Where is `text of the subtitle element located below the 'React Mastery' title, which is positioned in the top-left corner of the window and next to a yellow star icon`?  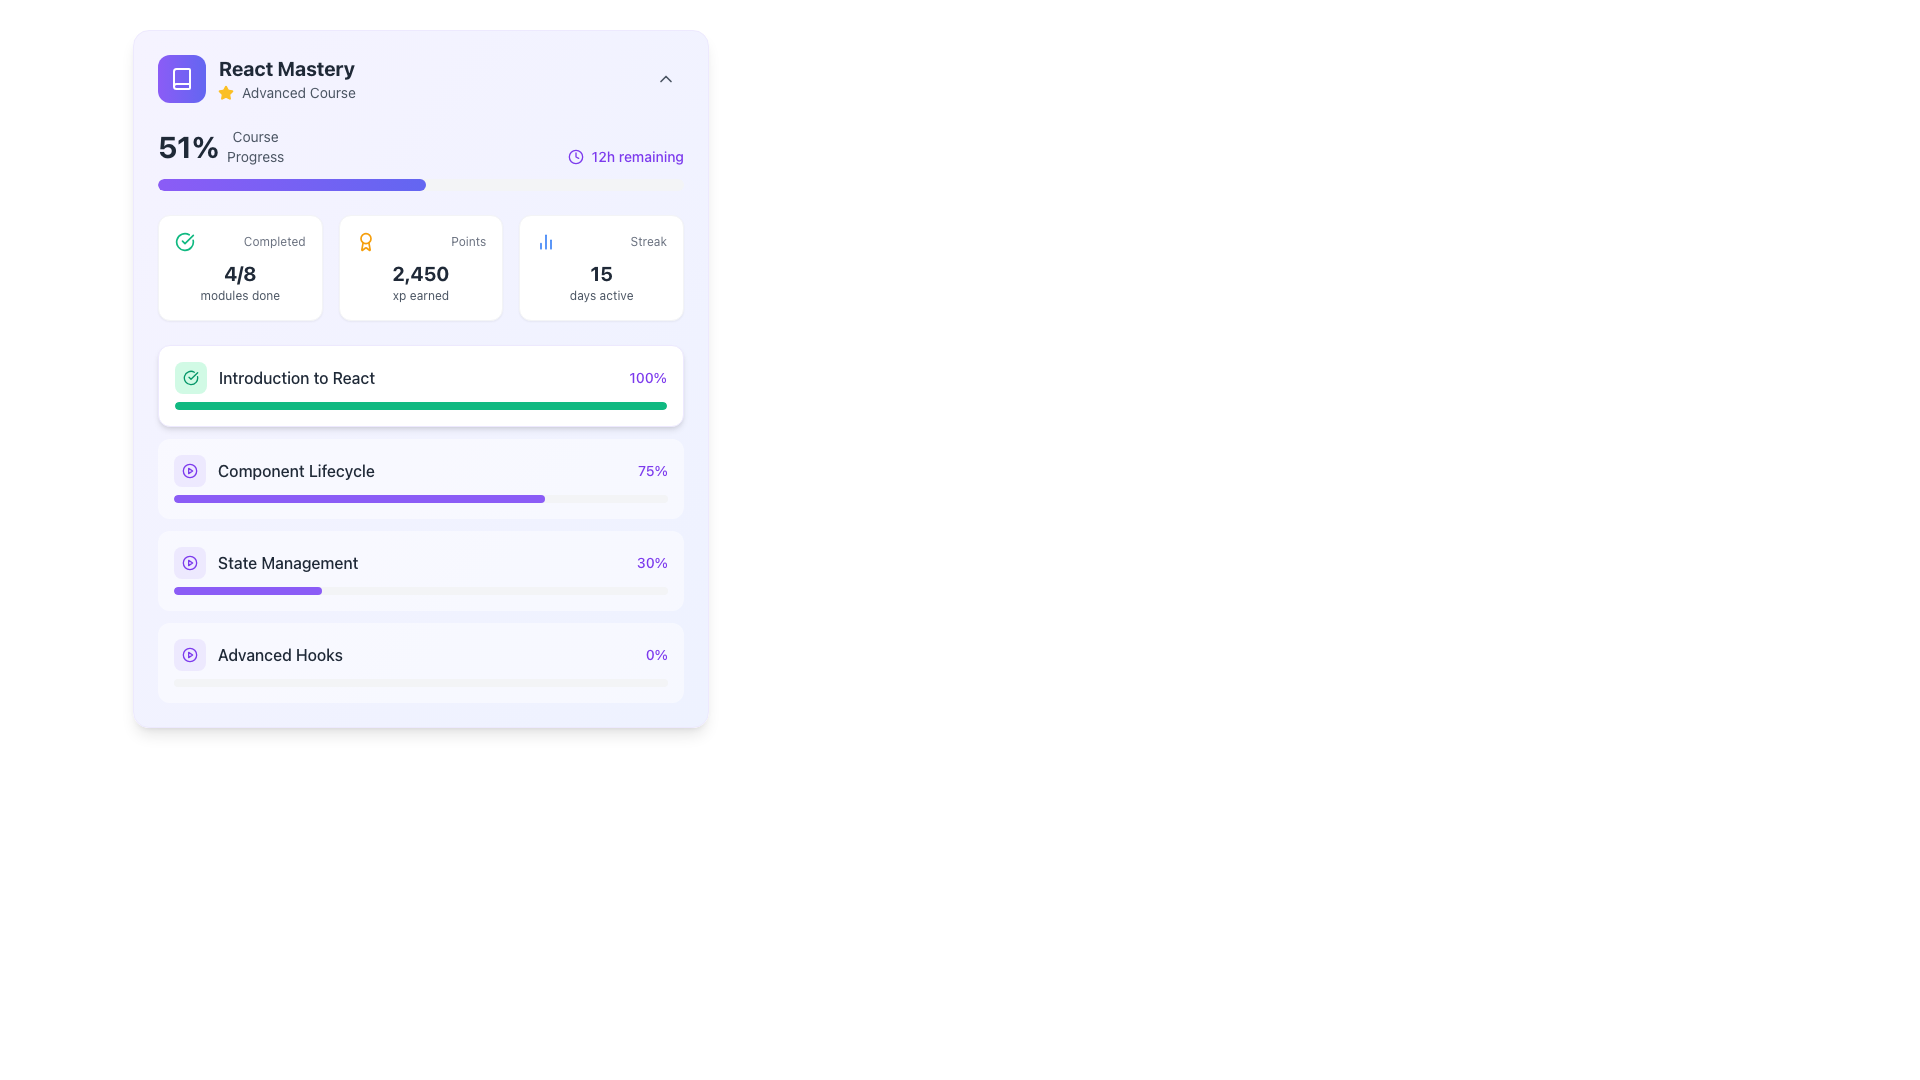
text of the subtitle element located below the 'React Mastery' title, which is positioned in the top-left corner of the window and next to a yellow star icon is located at coordinates (286, 92).